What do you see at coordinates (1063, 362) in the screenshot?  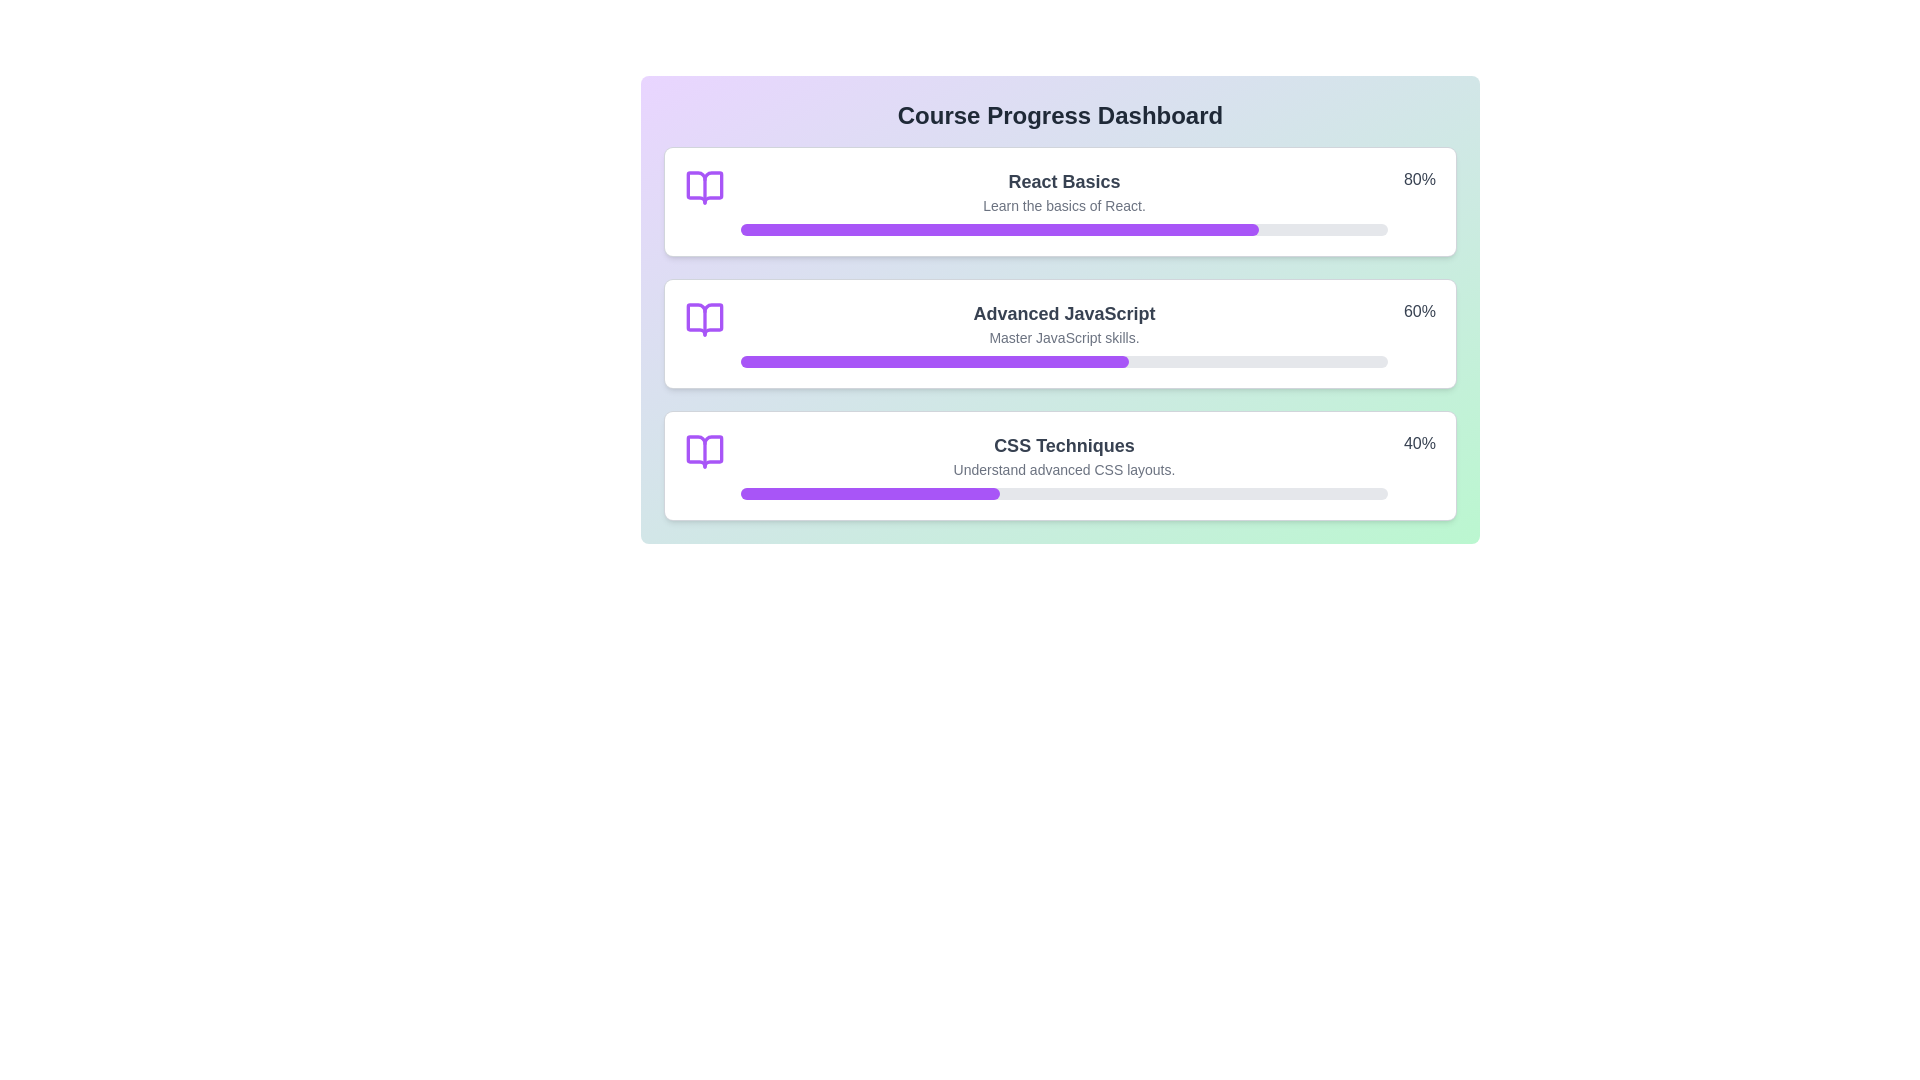 I see `the Horizontal Progress Bar indicating 60% completion of the 'Advanced JavaScript' course, located under 'Master JavaScript skills'` at bounding box center [1063, 362].